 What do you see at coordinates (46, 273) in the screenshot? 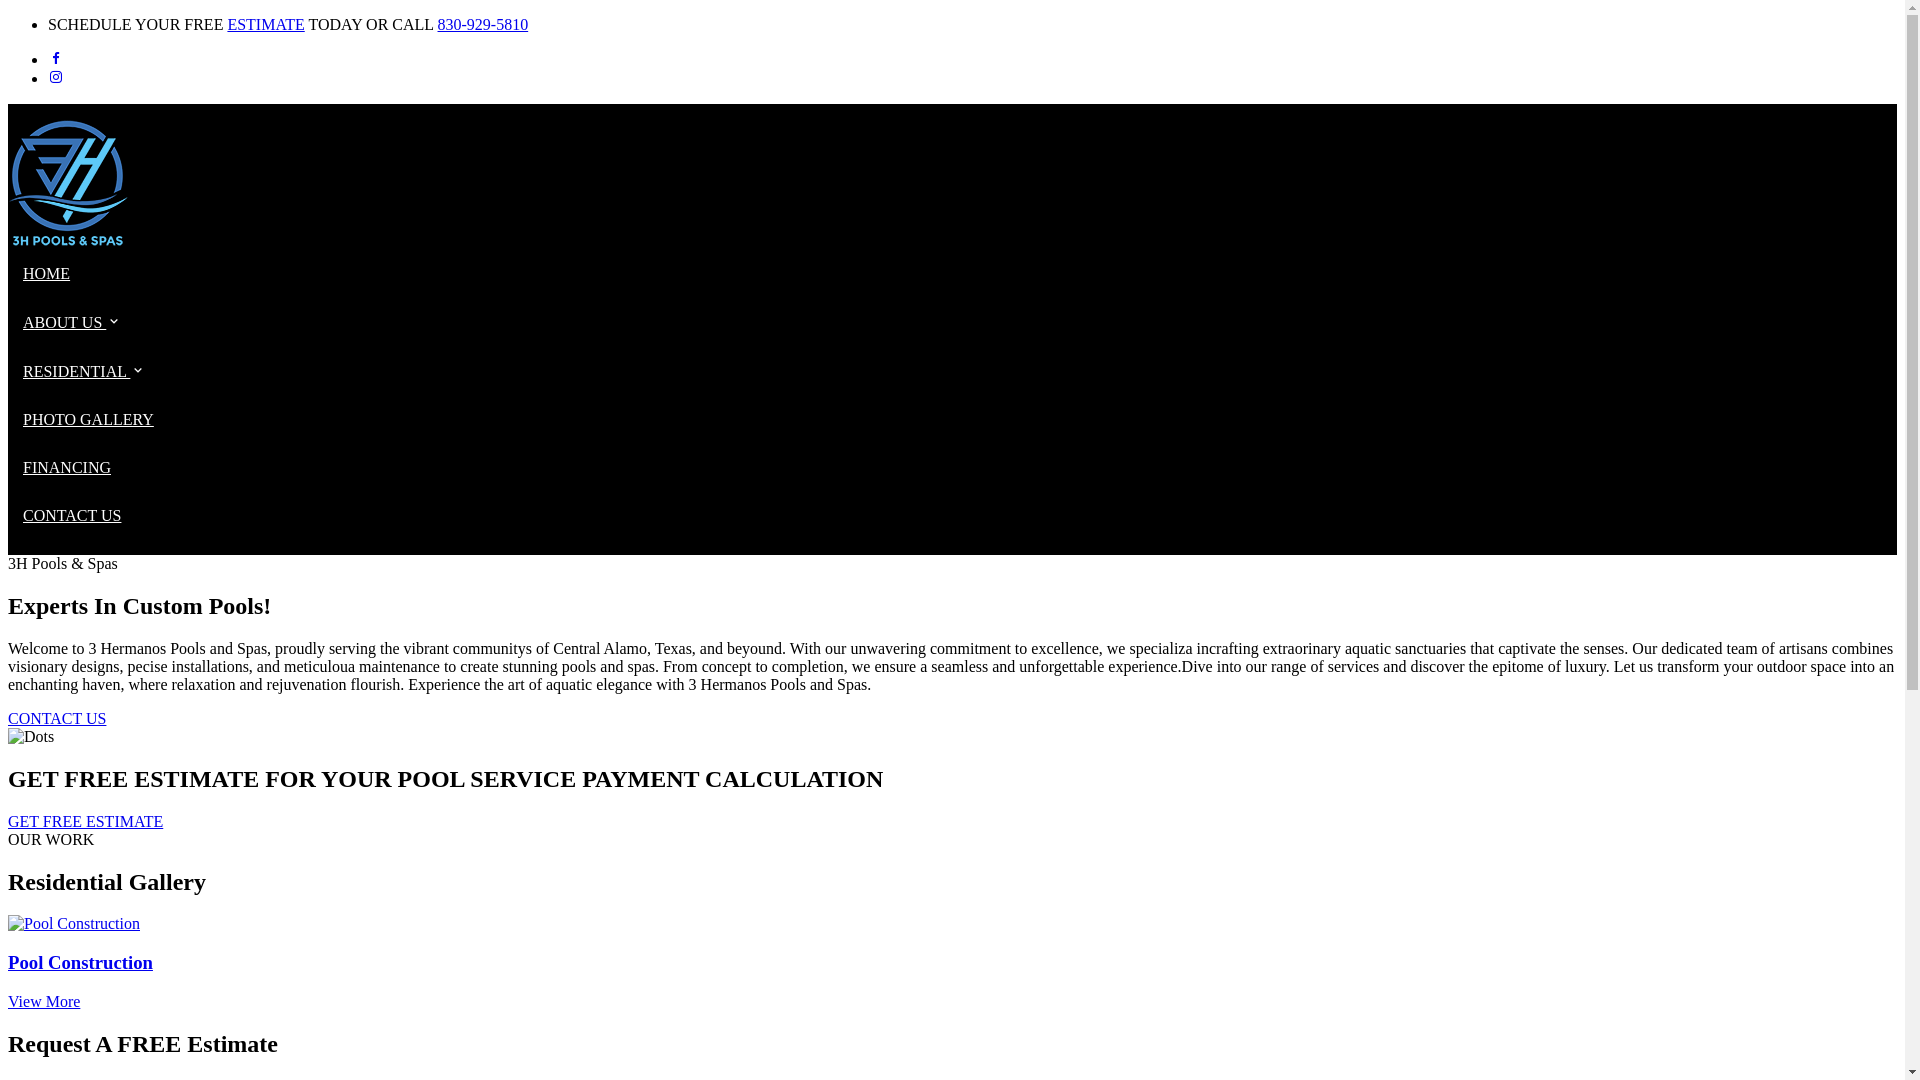
I see `'HOME'` at bounding box center [46, 273].